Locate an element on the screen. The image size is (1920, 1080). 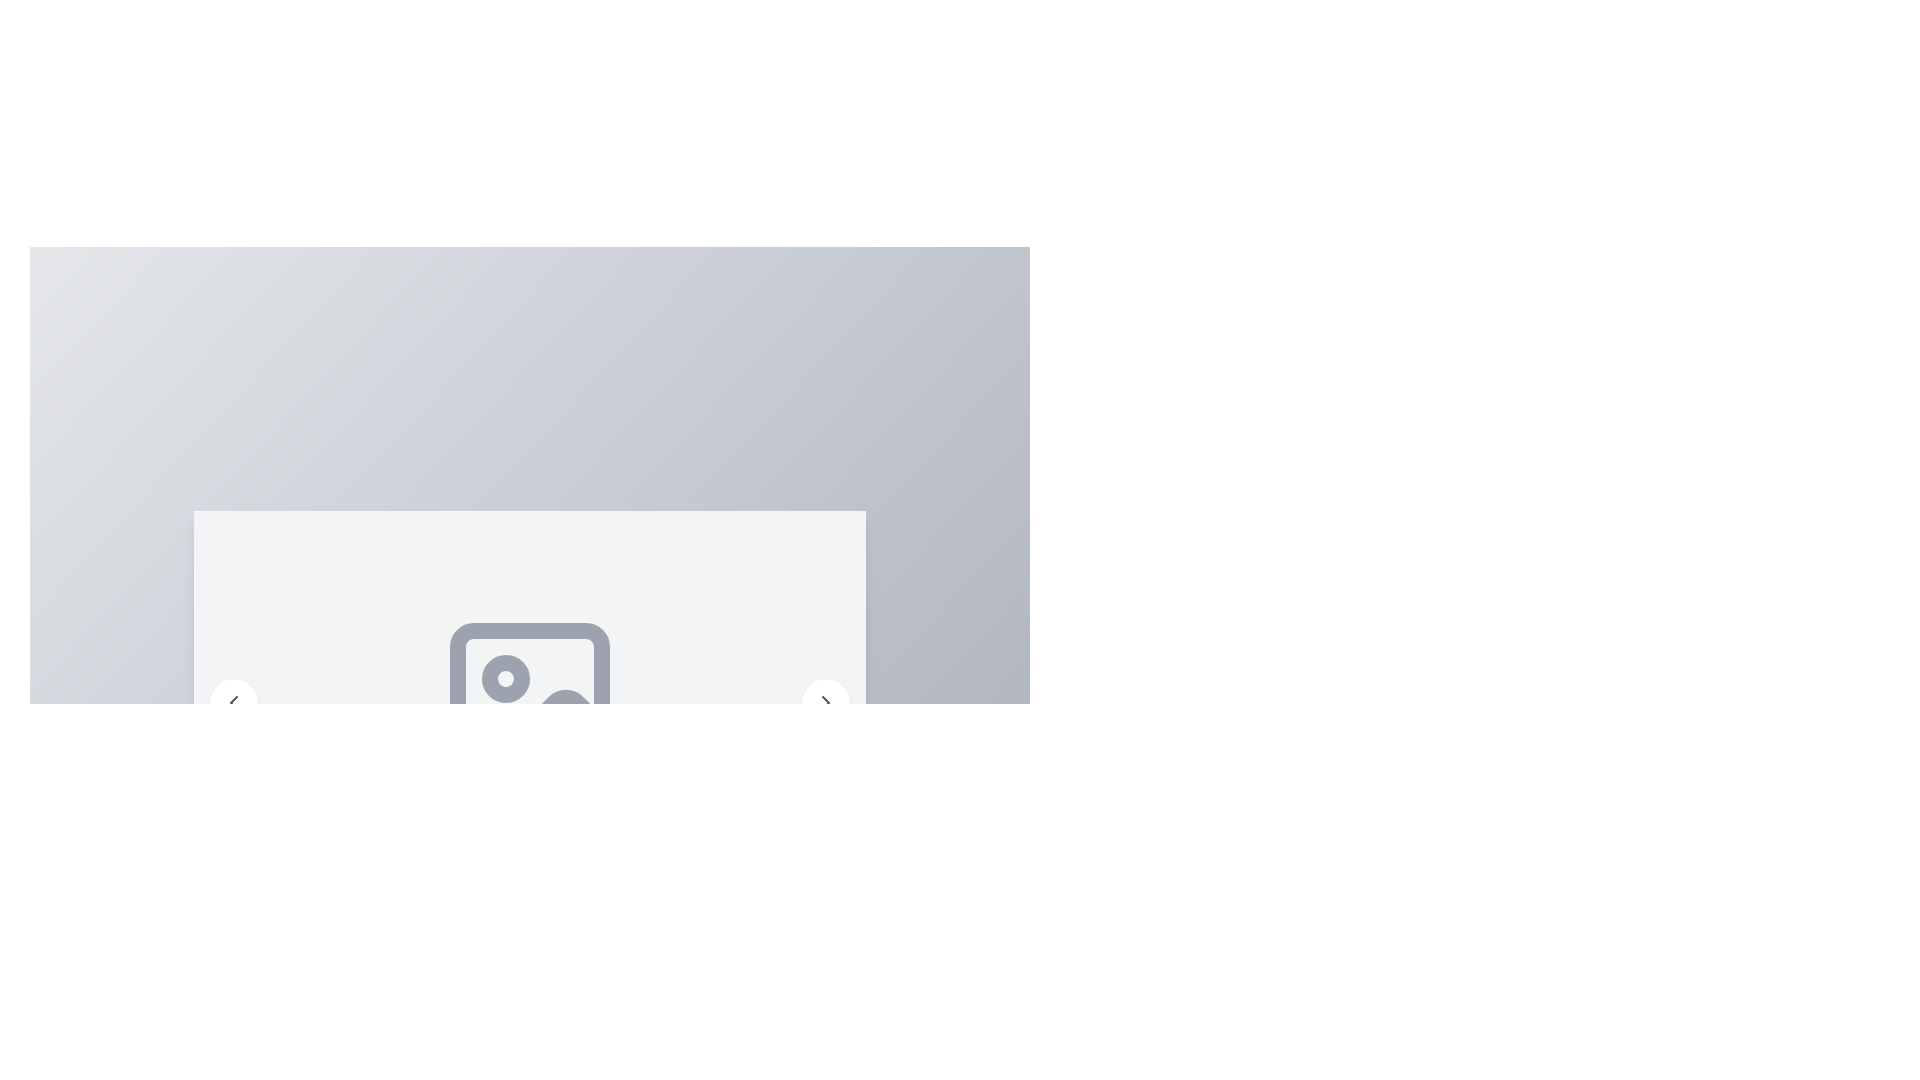
the circular button with a white background and a left-pointing chevron icon to move backward is located at coordinates (234, 701).